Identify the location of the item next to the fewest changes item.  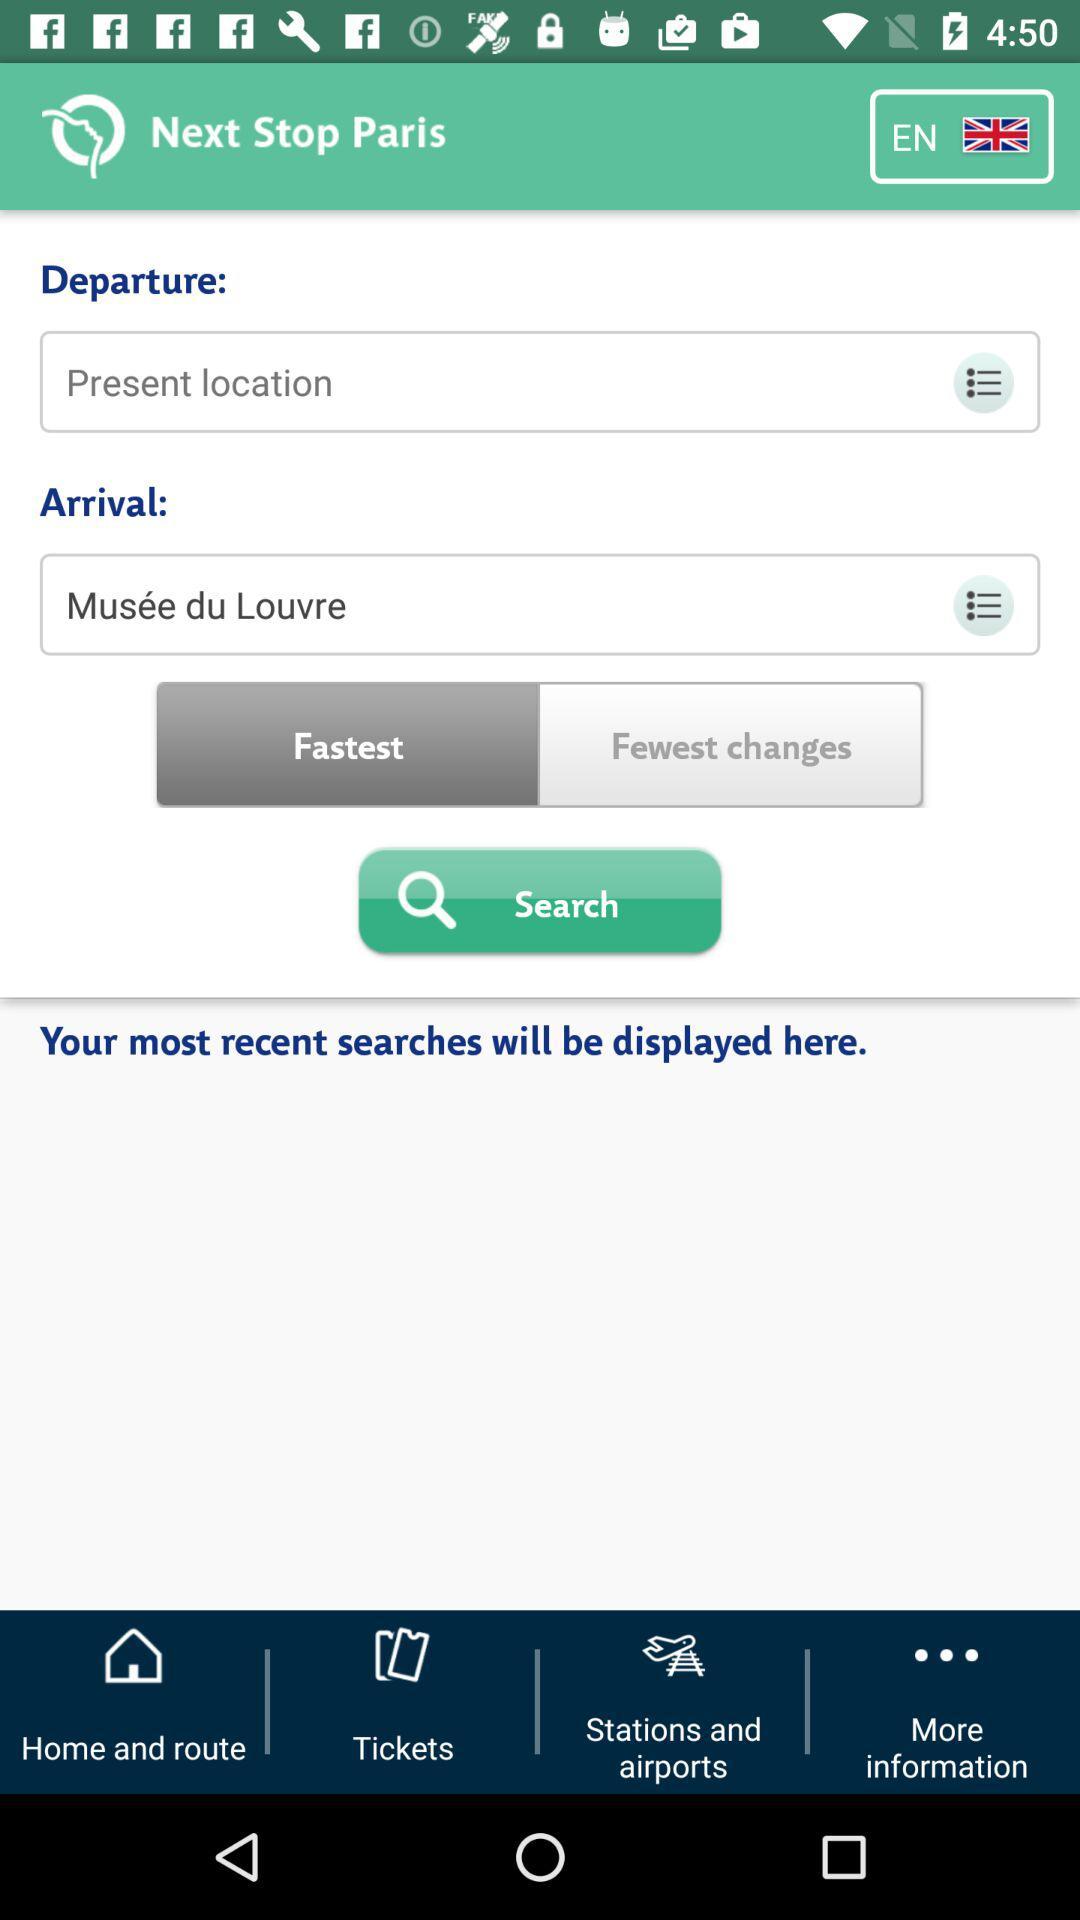
(347, 743).